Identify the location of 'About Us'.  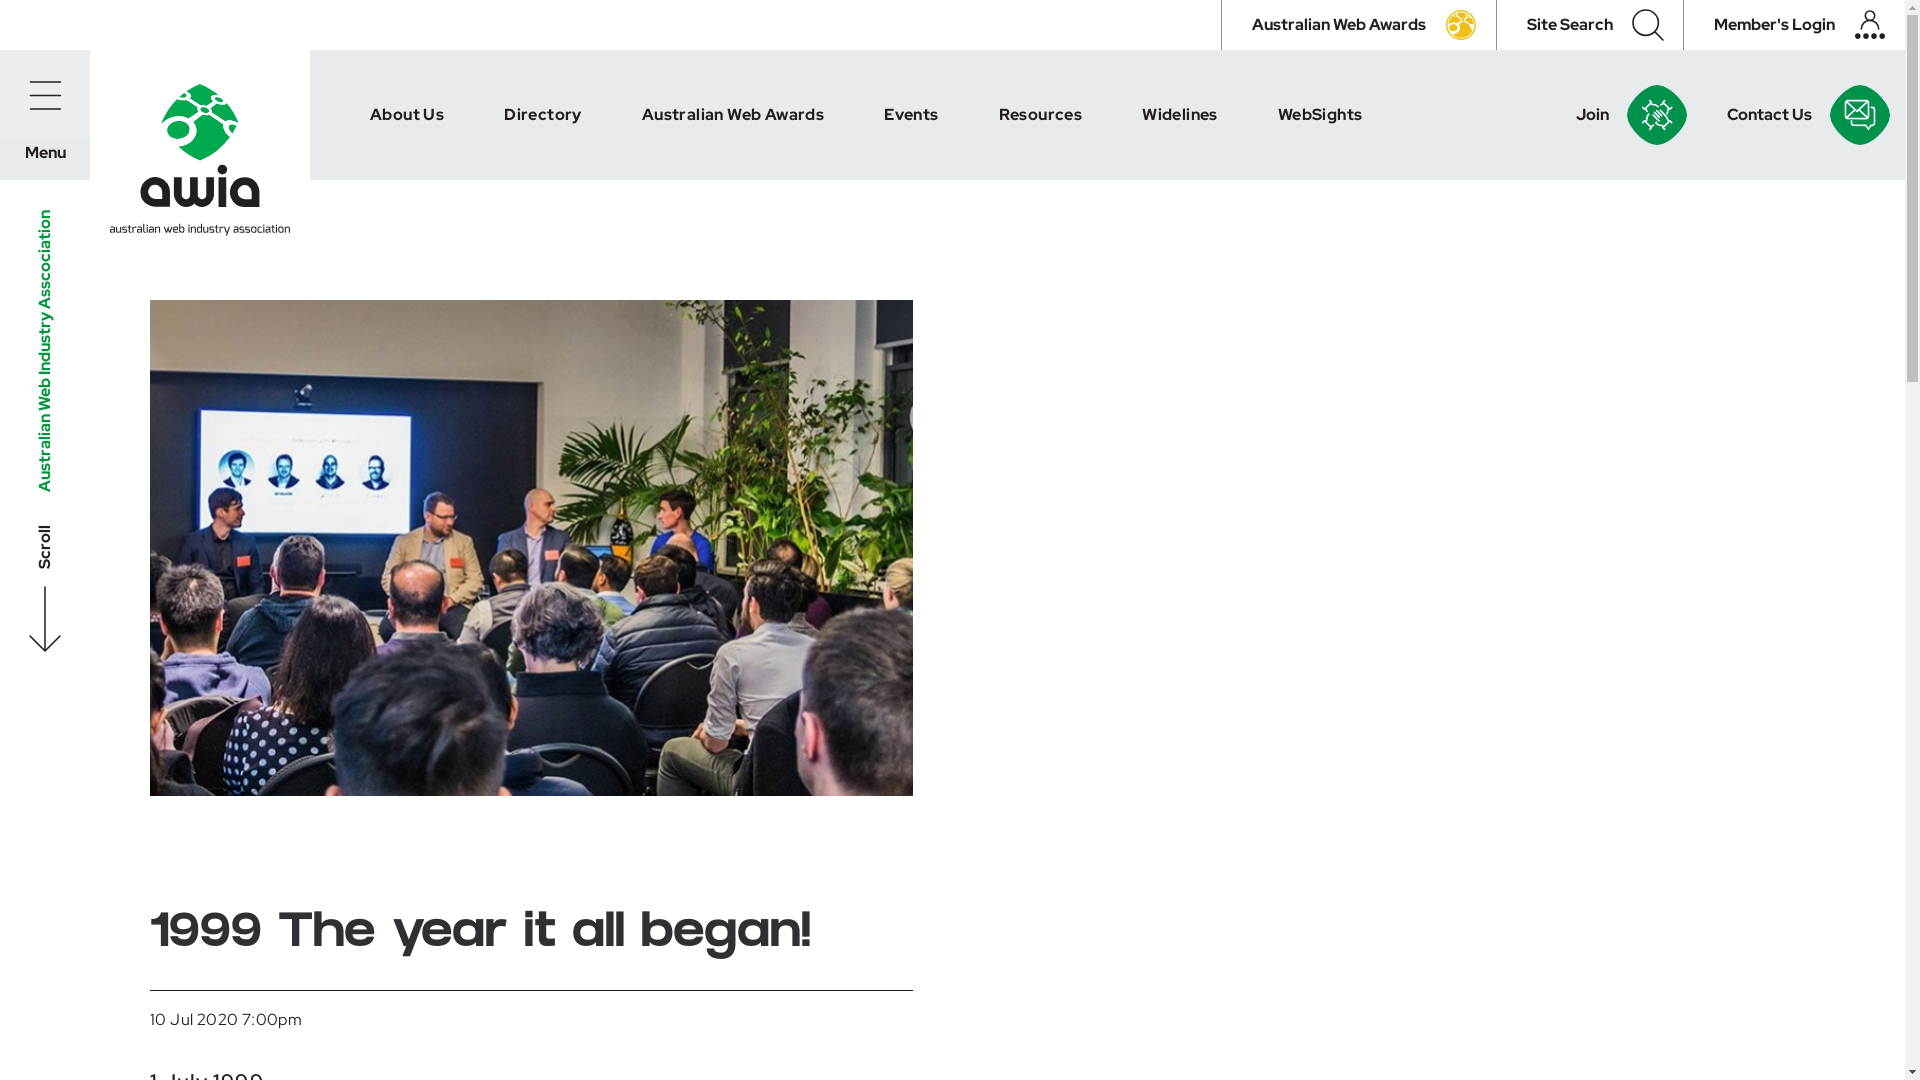
(406, 115).